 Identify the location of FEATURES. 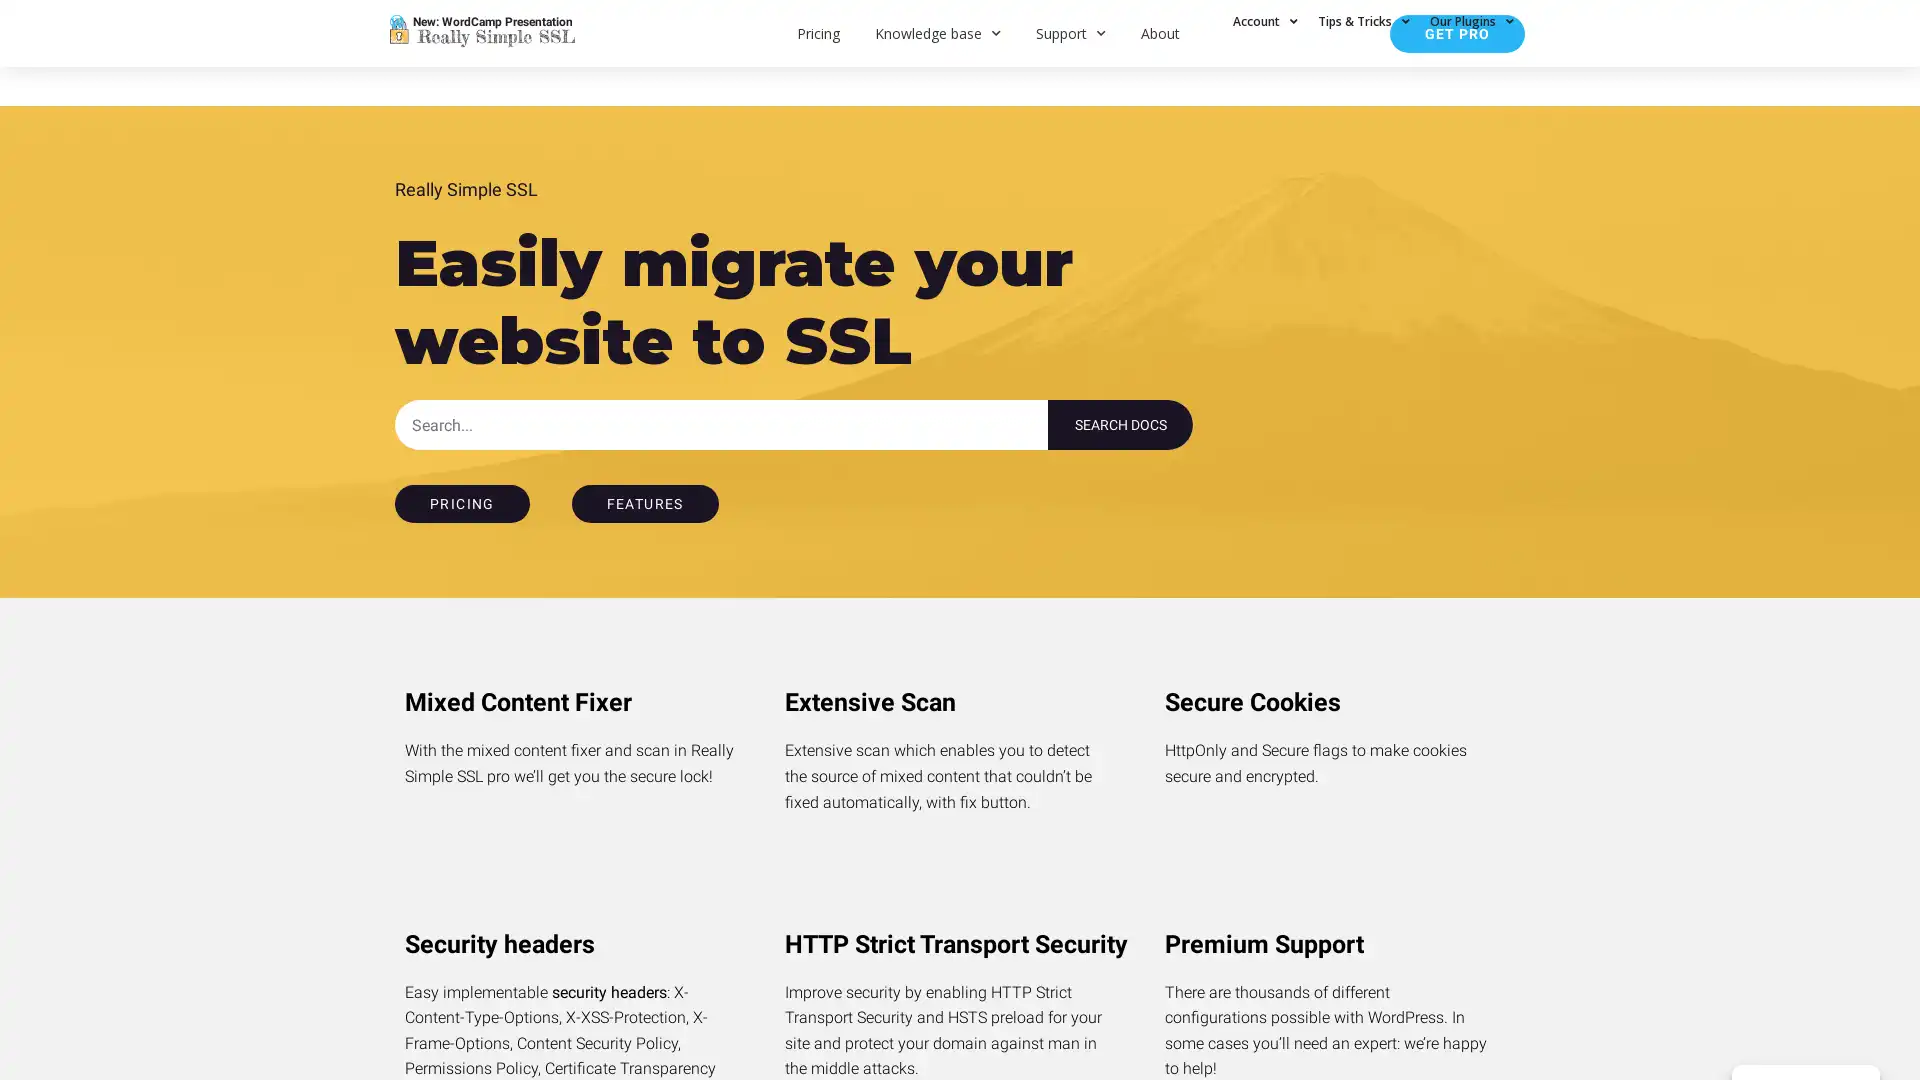
(644, 503).